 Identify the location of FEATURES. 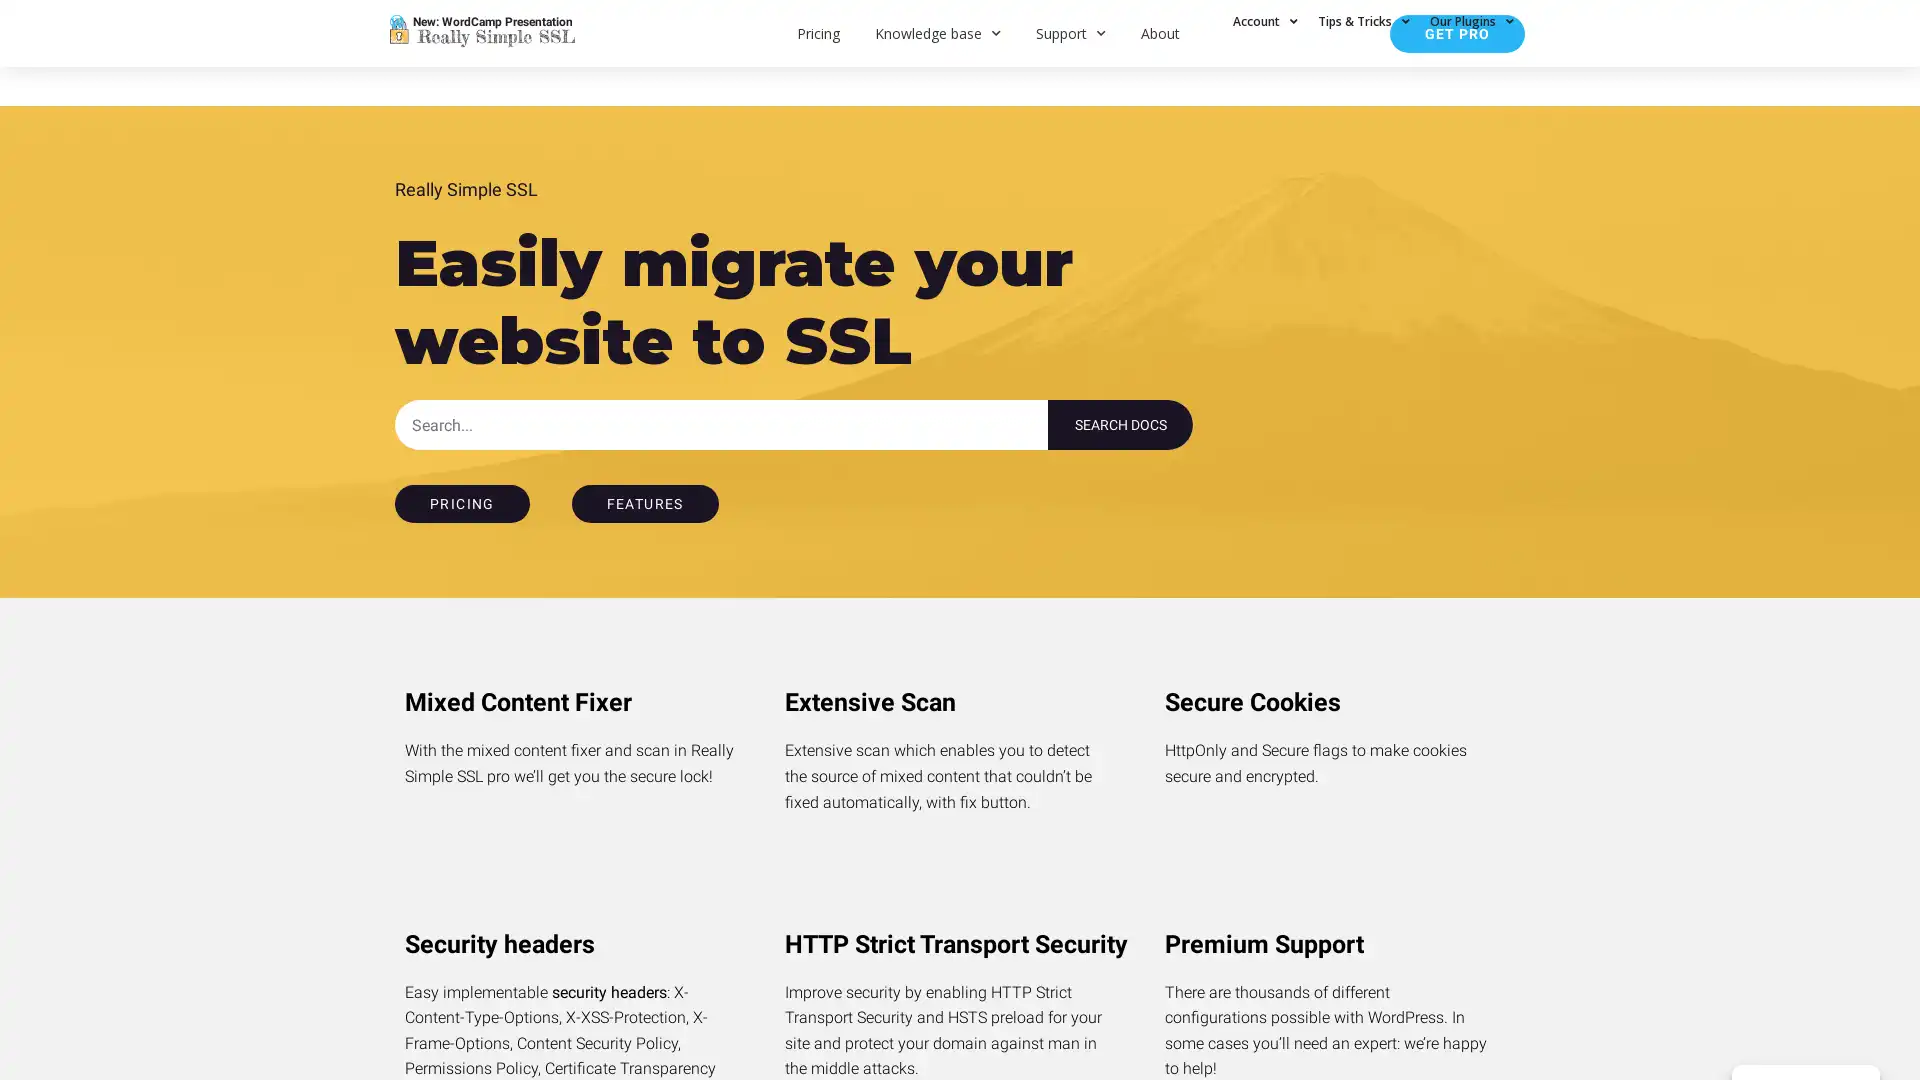
(644, 503).